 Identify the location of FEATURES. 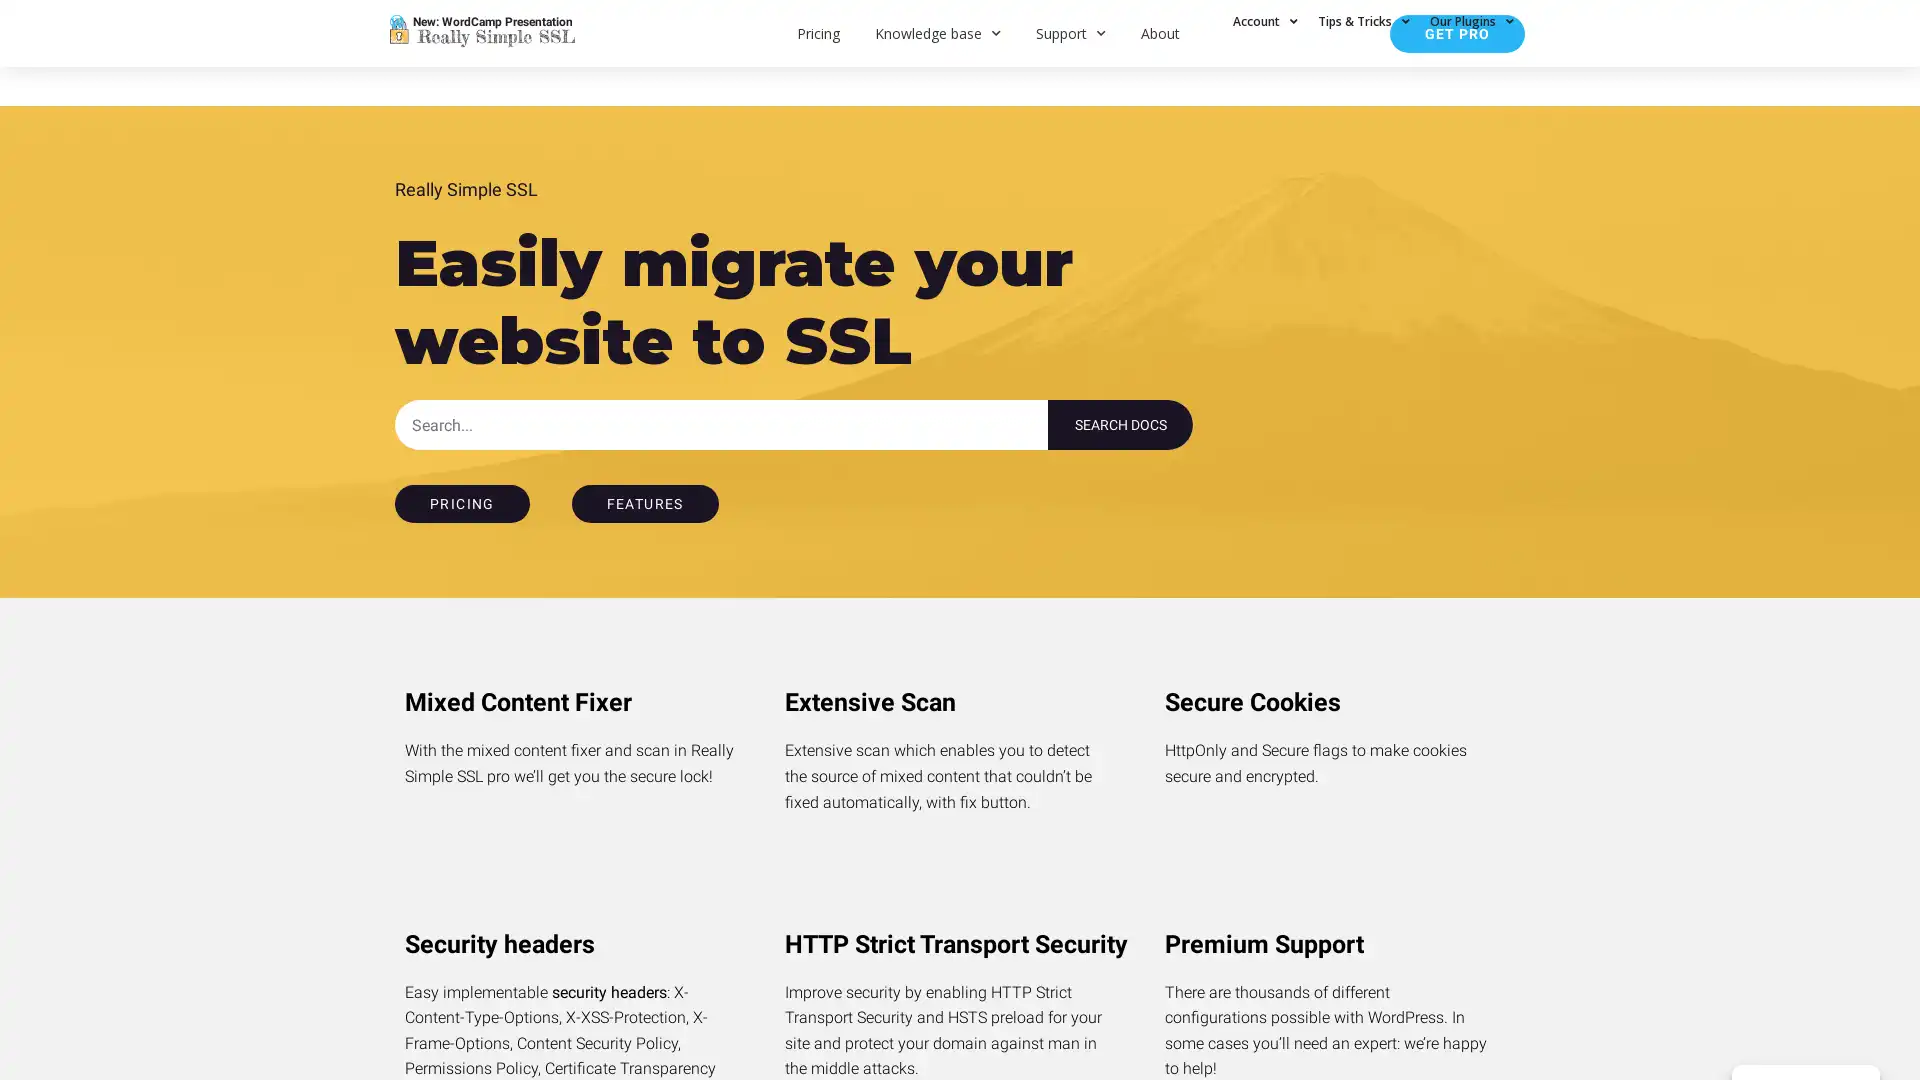
(644, 503).